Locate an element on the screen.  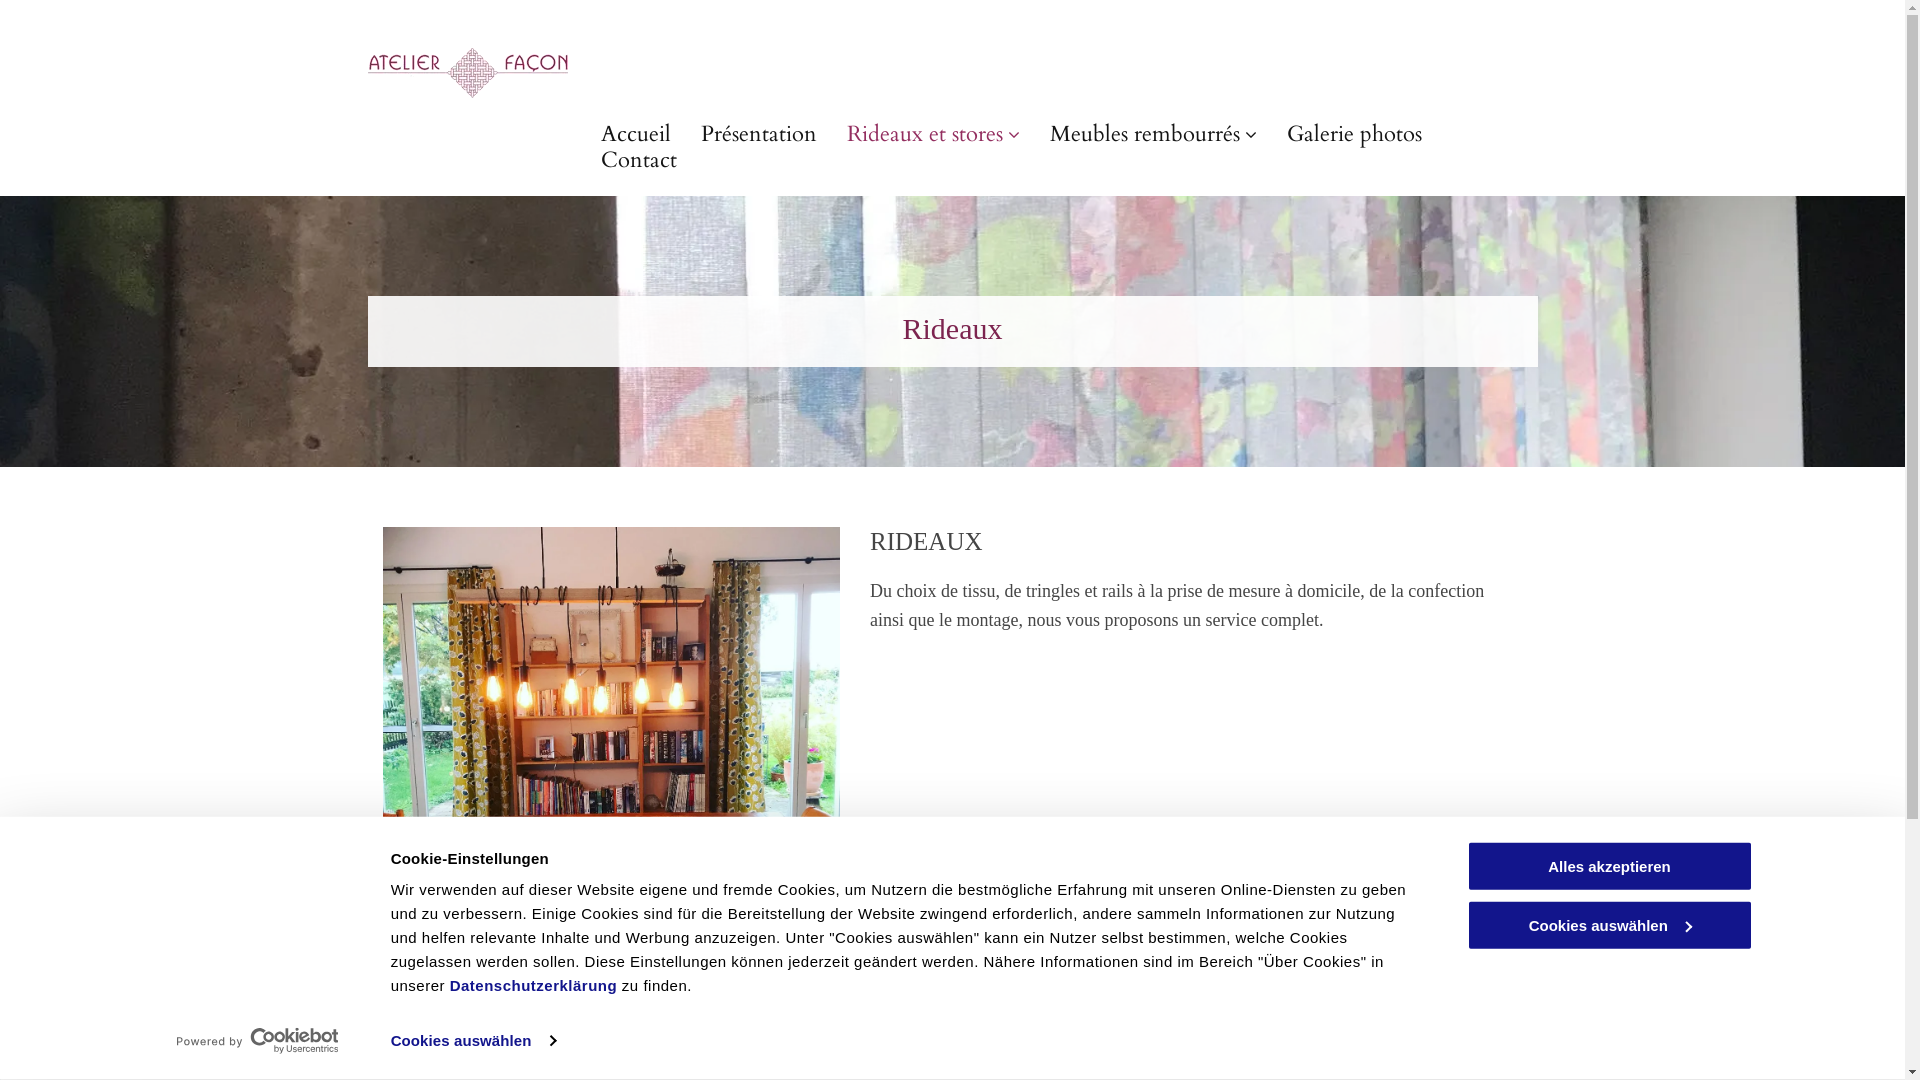
'Contact' is located at coordinates (637, 158).